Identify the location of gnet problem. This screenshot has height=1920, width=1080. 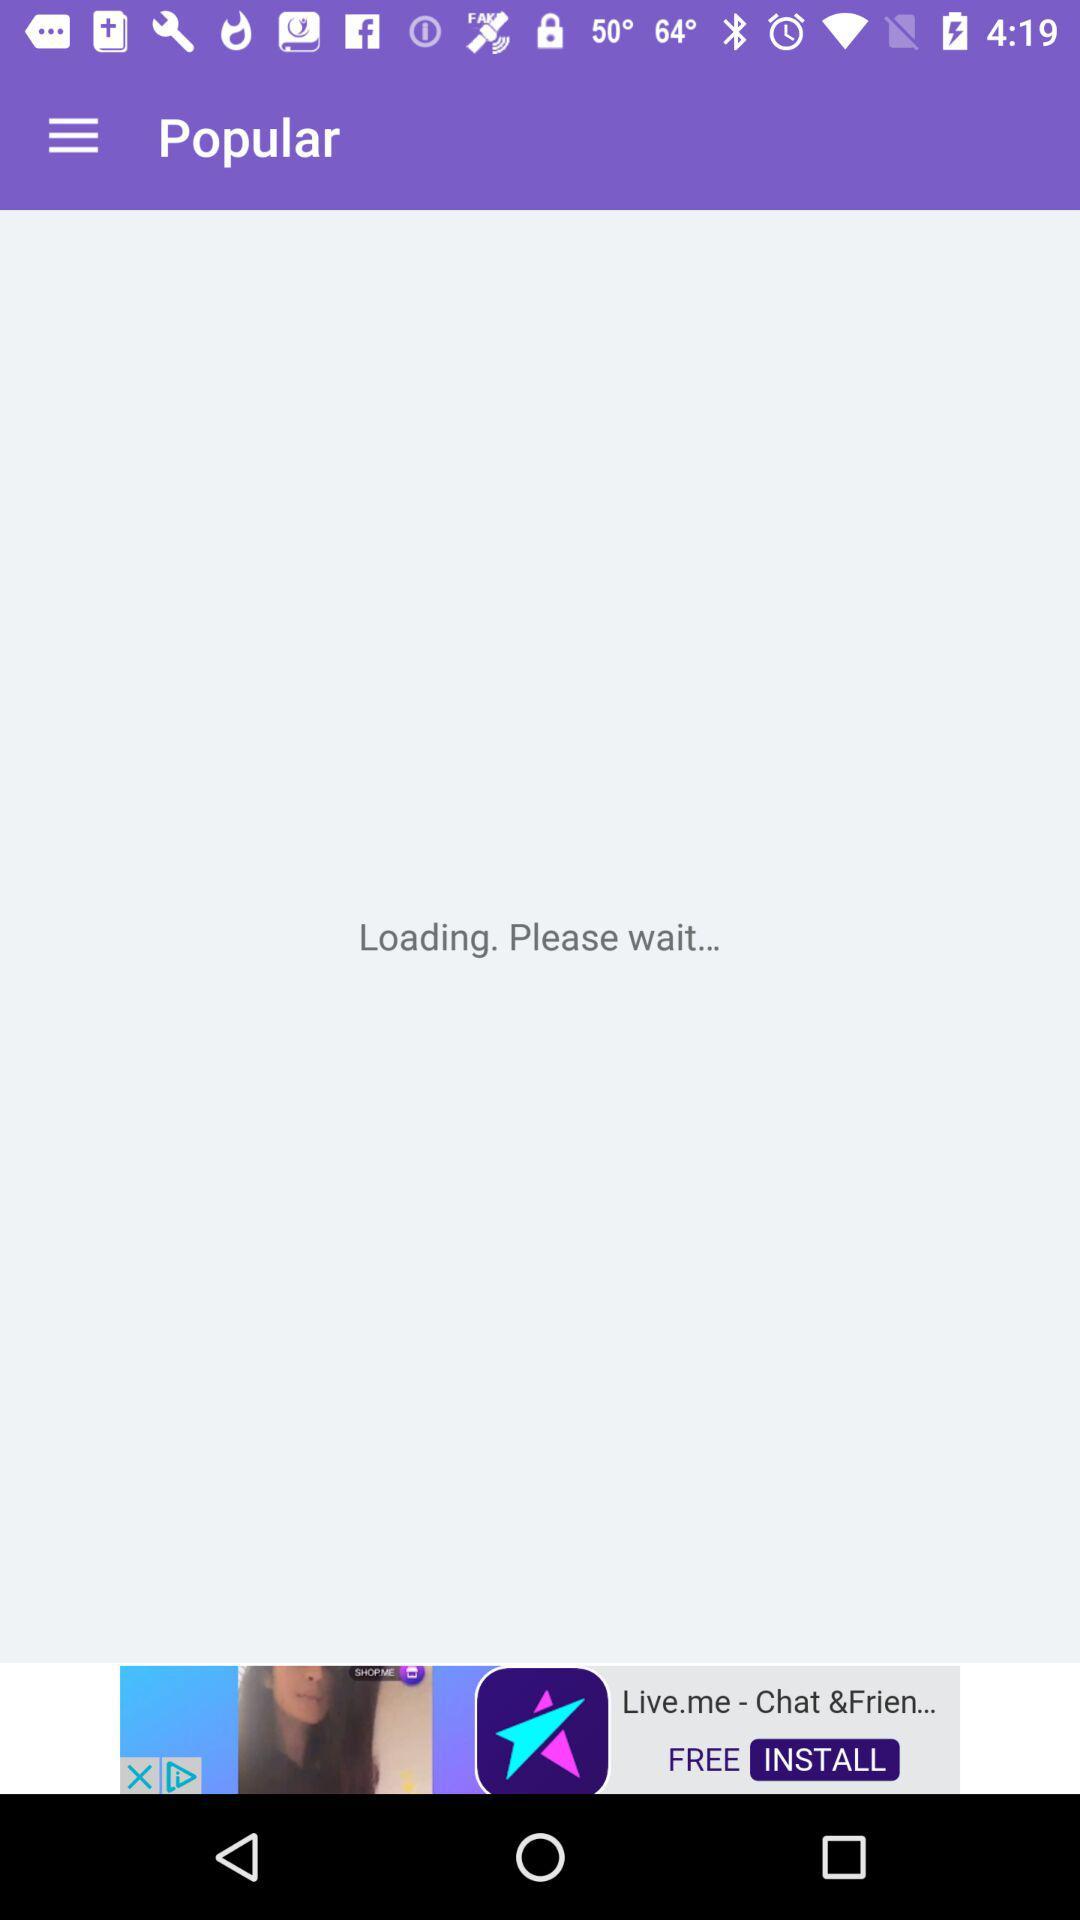
(540, 935).